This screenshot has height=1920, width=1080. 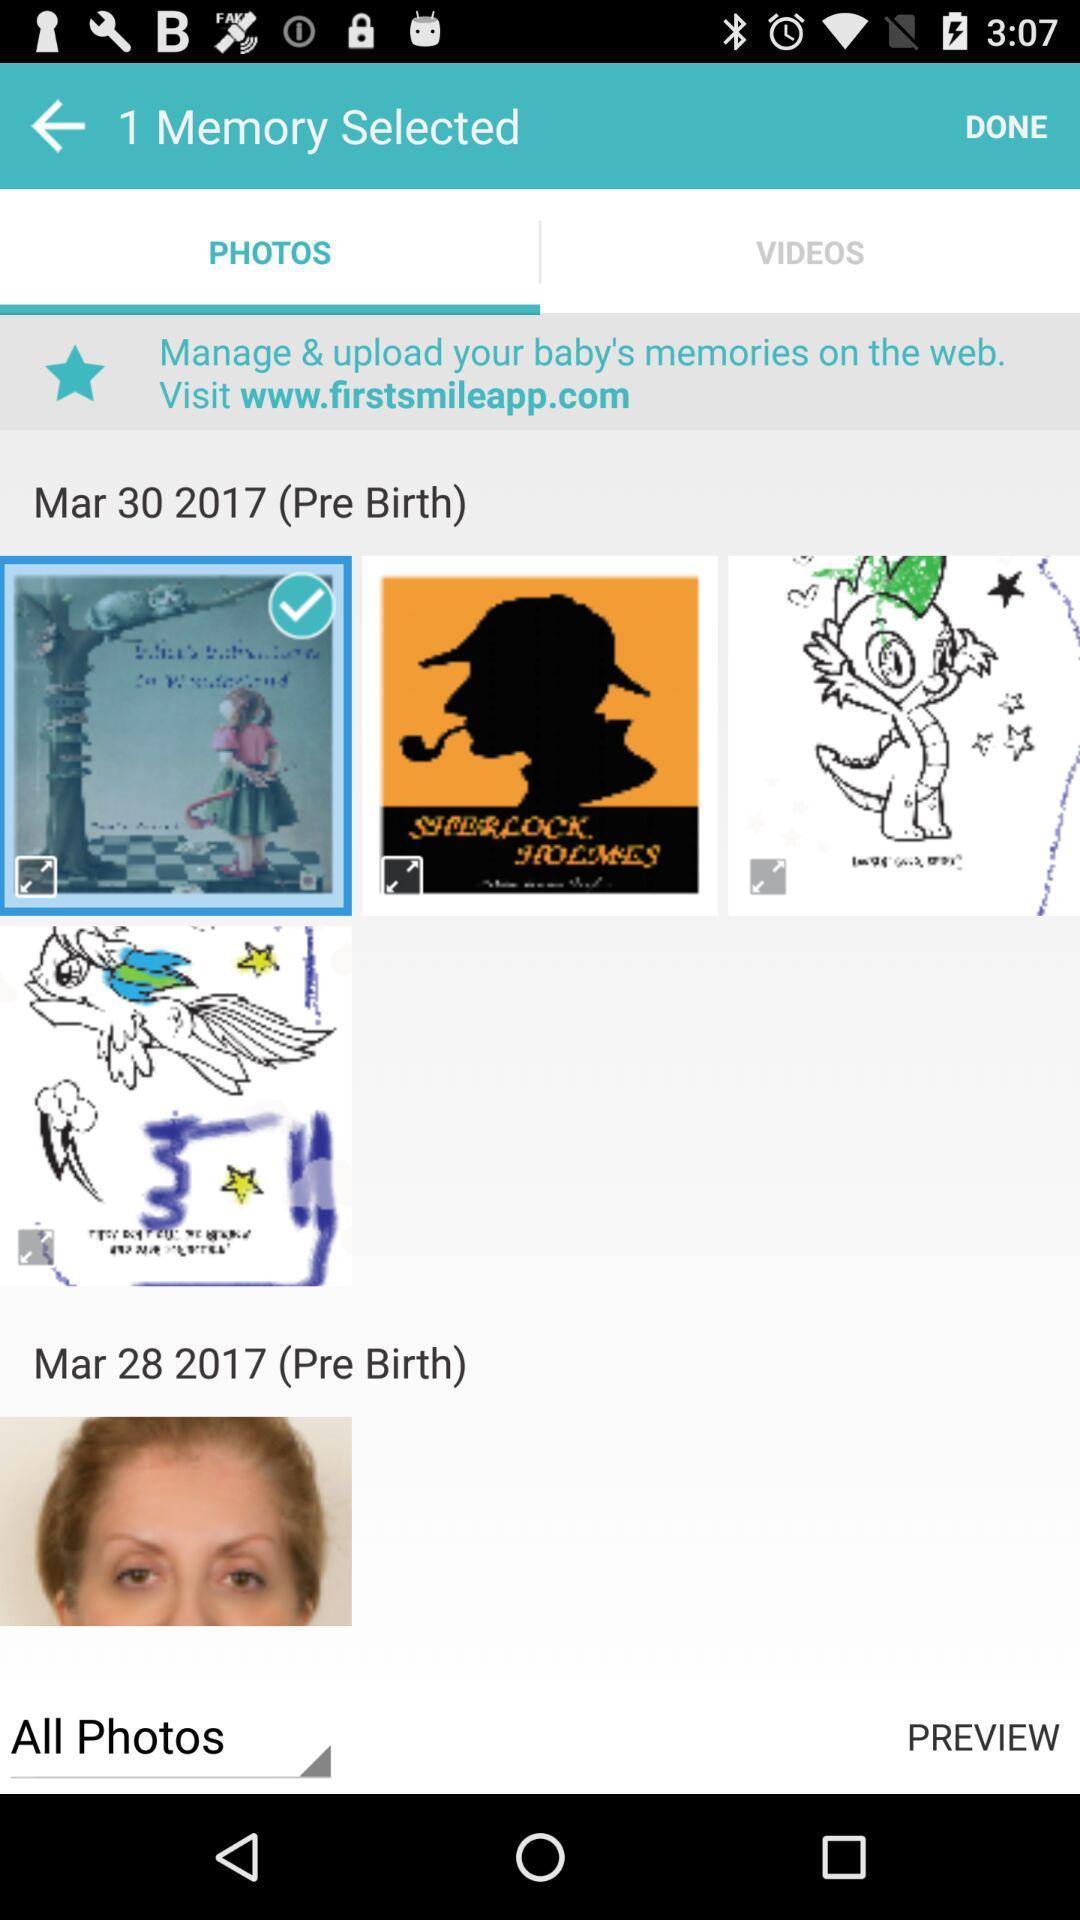 I want to click on zoom in, so click(x=401, y=876).